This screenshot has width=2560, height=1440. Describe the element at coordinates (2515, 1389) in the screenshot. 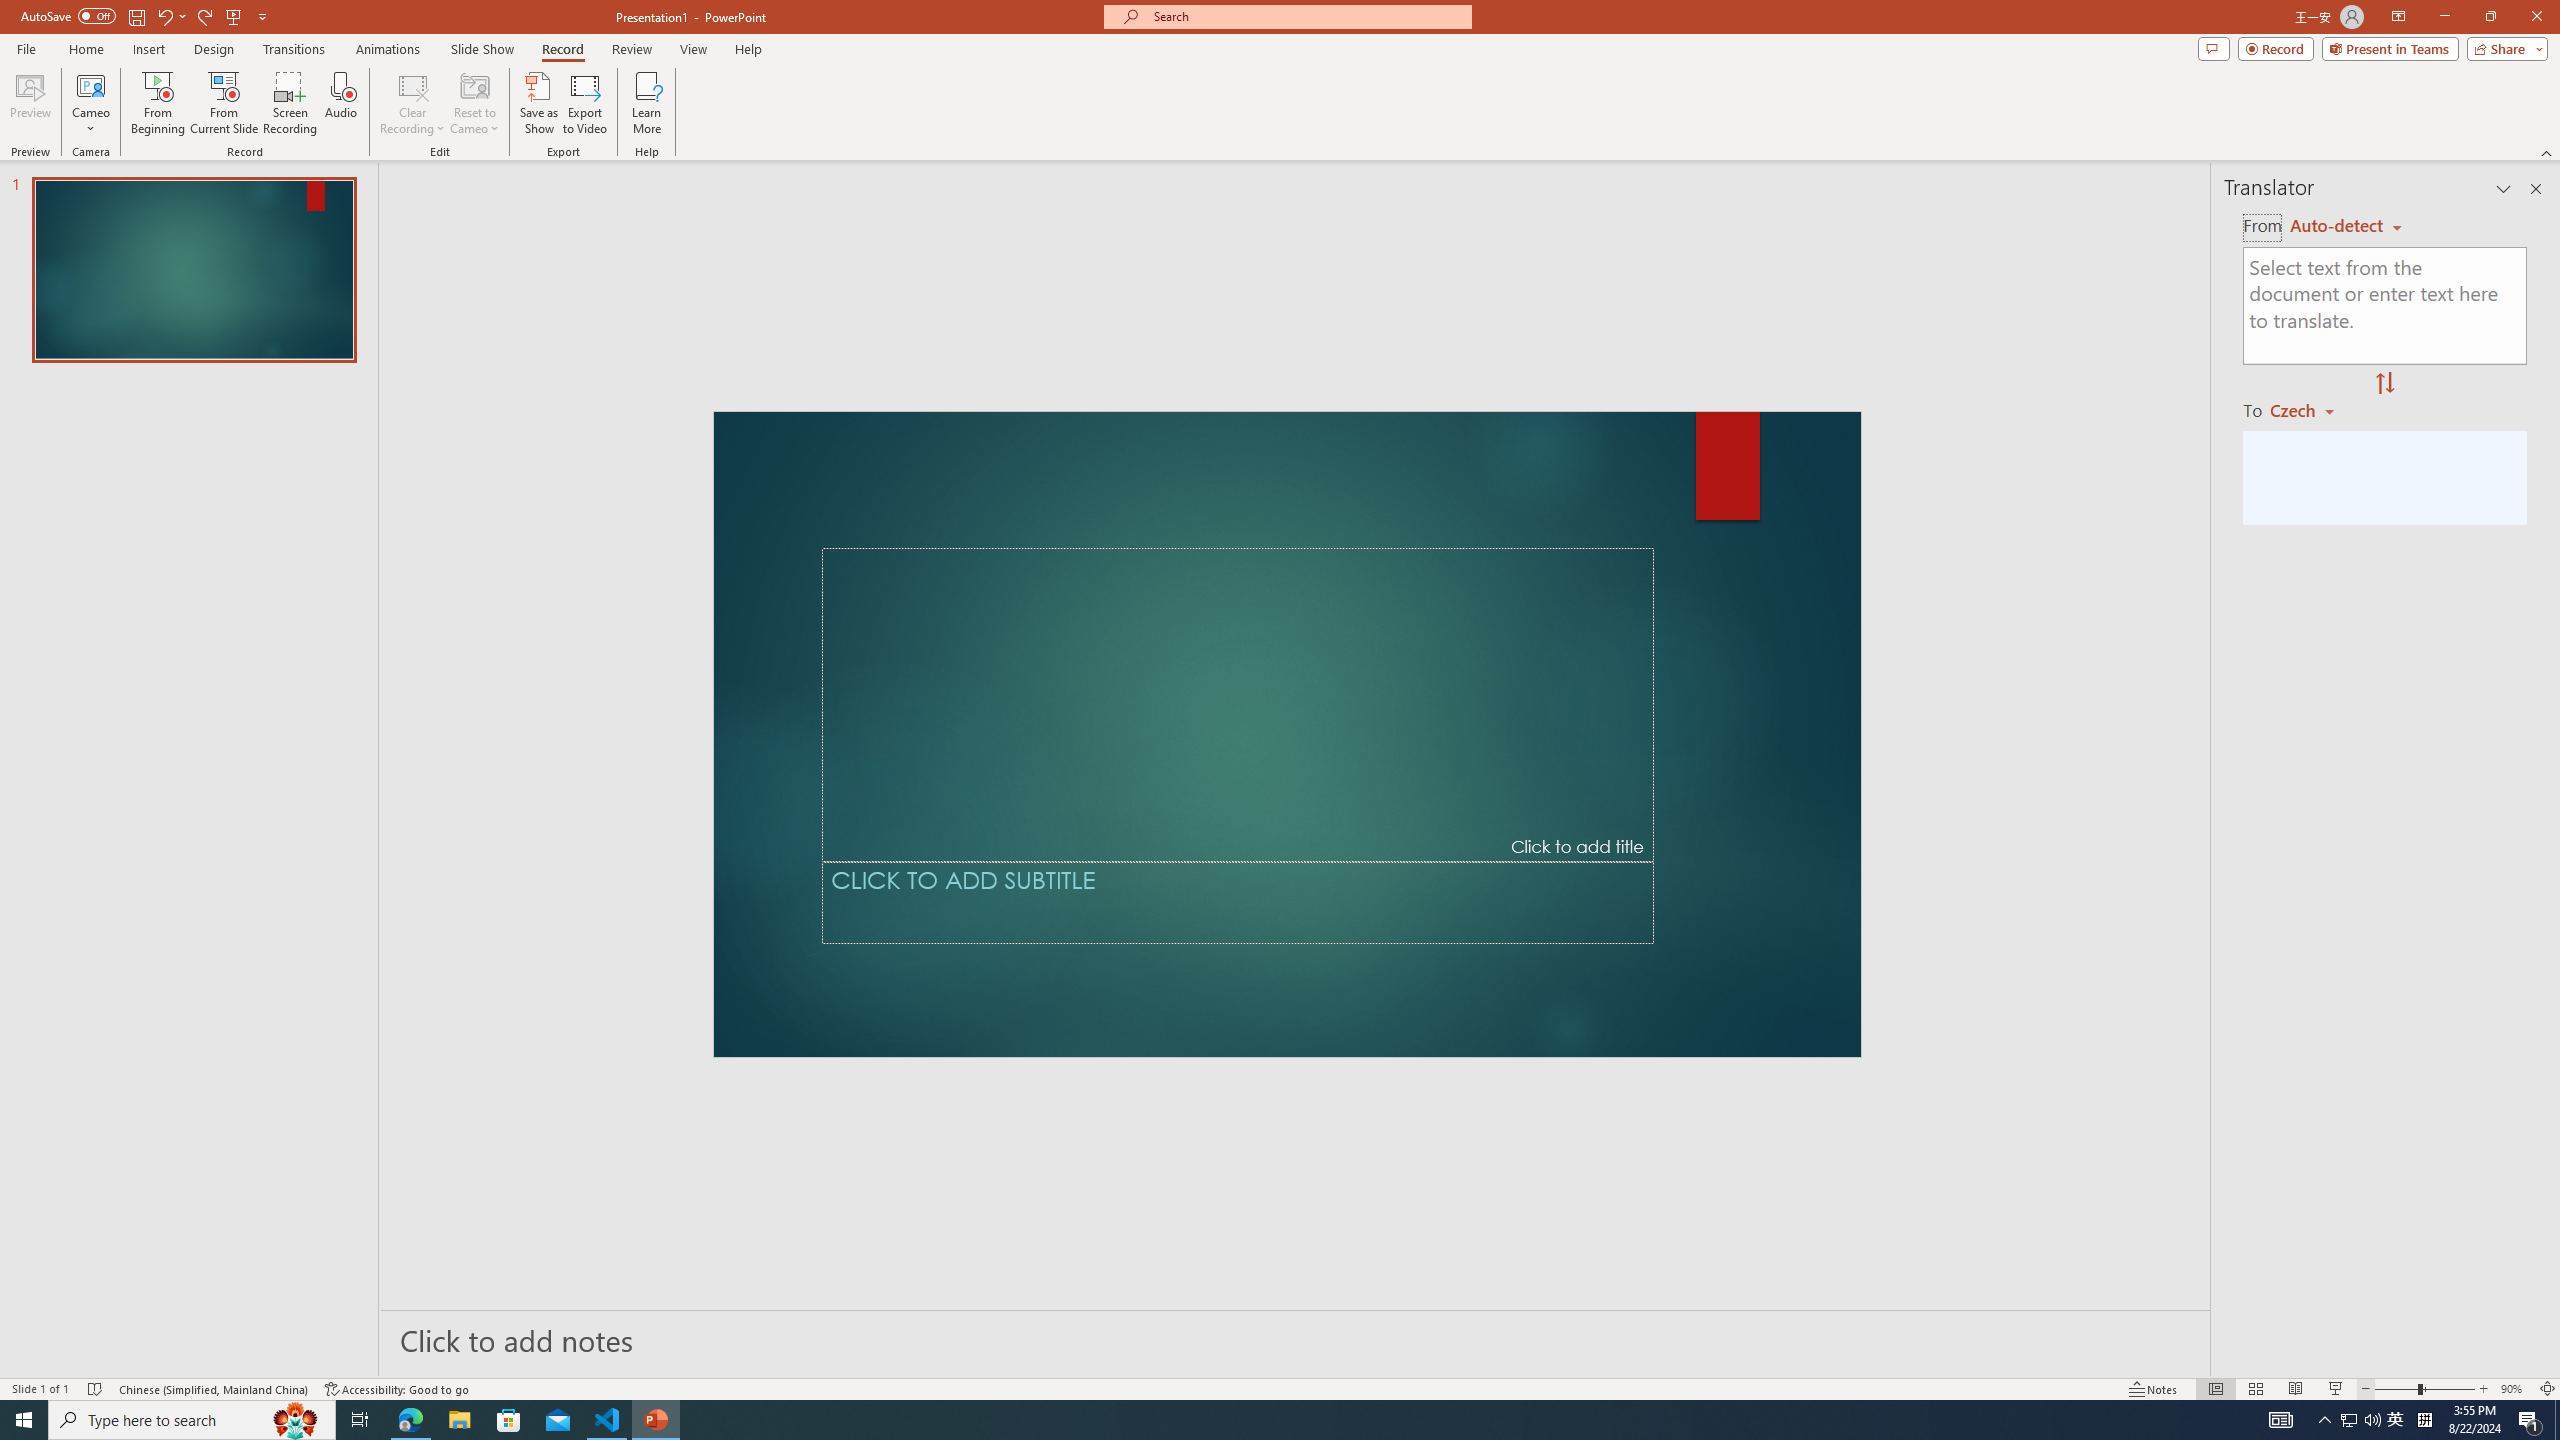

I see `'Zoom 90%'` at that location.